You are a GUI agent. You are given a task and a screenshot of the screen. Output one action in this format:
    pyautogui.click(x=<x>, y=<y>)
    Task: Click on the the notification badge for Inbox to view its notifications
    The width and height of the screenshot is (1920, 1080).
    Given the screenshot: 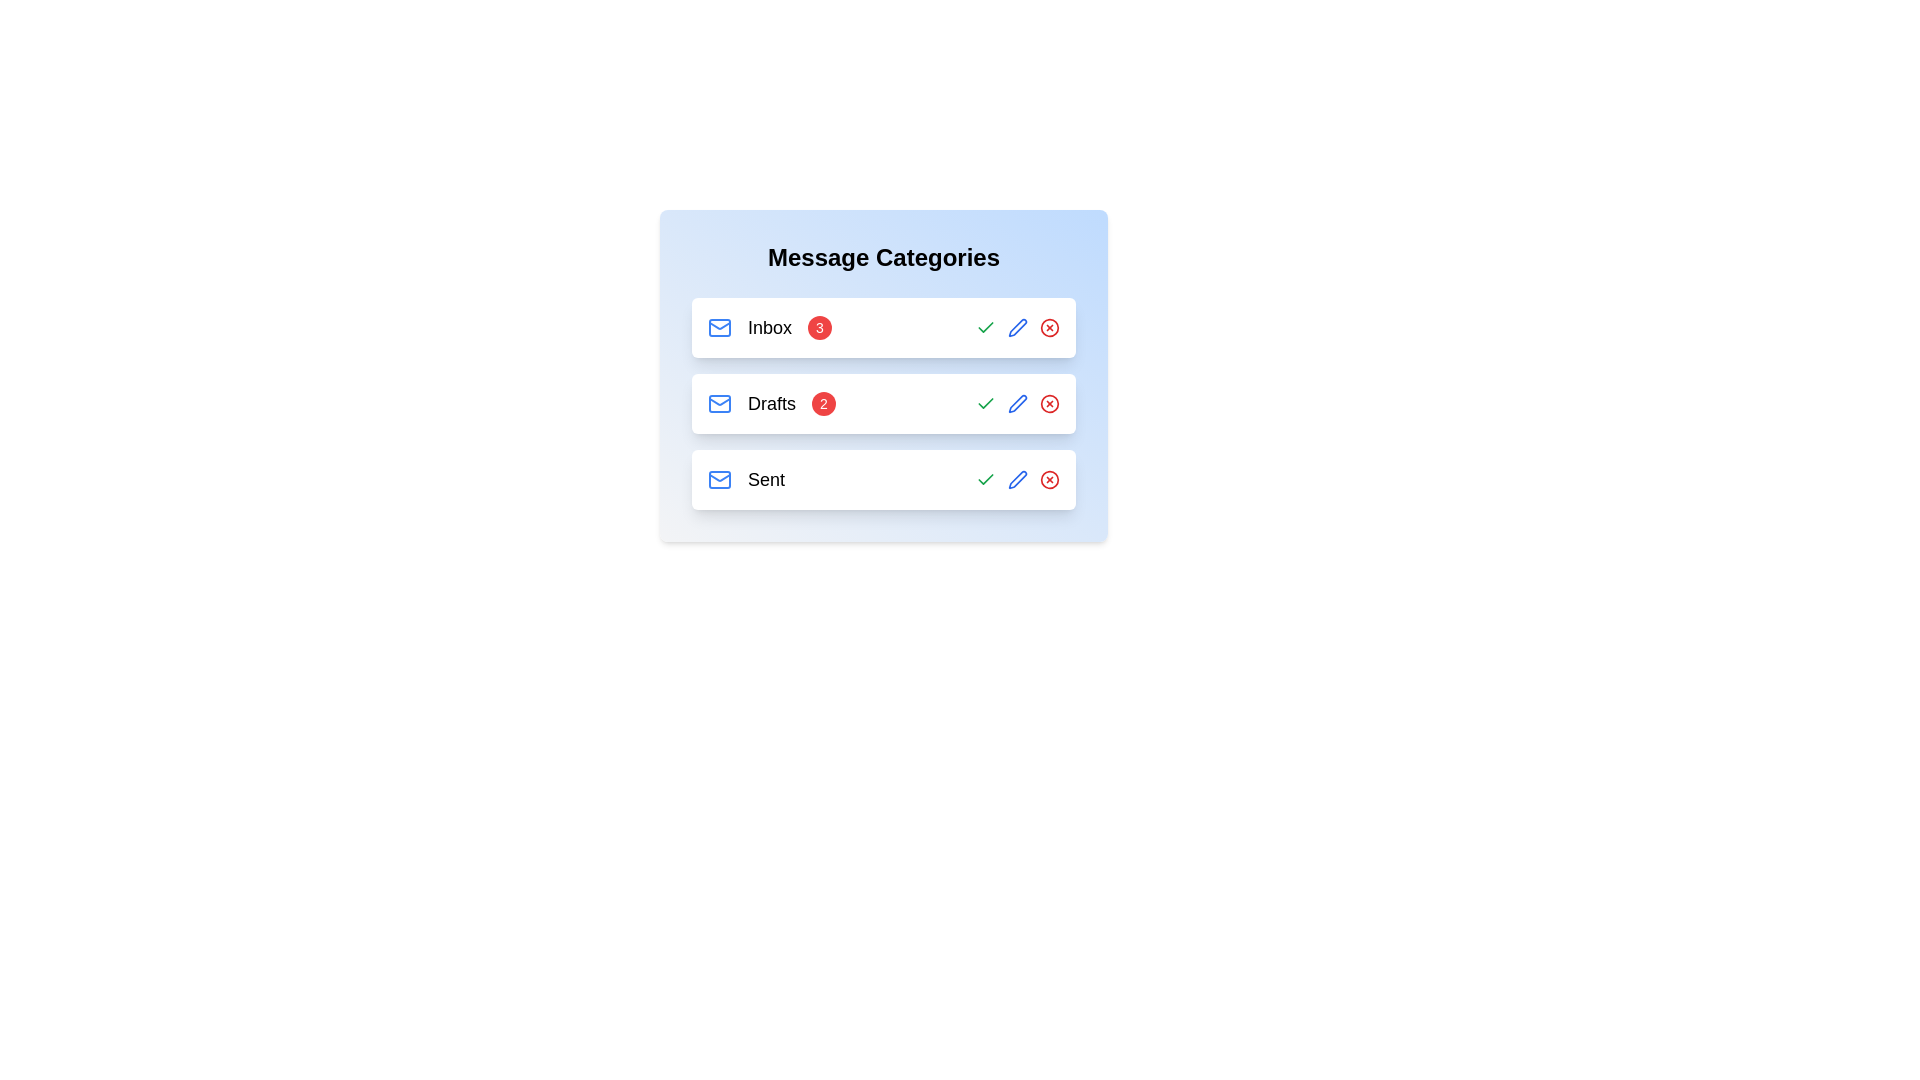 What is the action you would take?
    pyautogui.click(x=820, y=326)
    